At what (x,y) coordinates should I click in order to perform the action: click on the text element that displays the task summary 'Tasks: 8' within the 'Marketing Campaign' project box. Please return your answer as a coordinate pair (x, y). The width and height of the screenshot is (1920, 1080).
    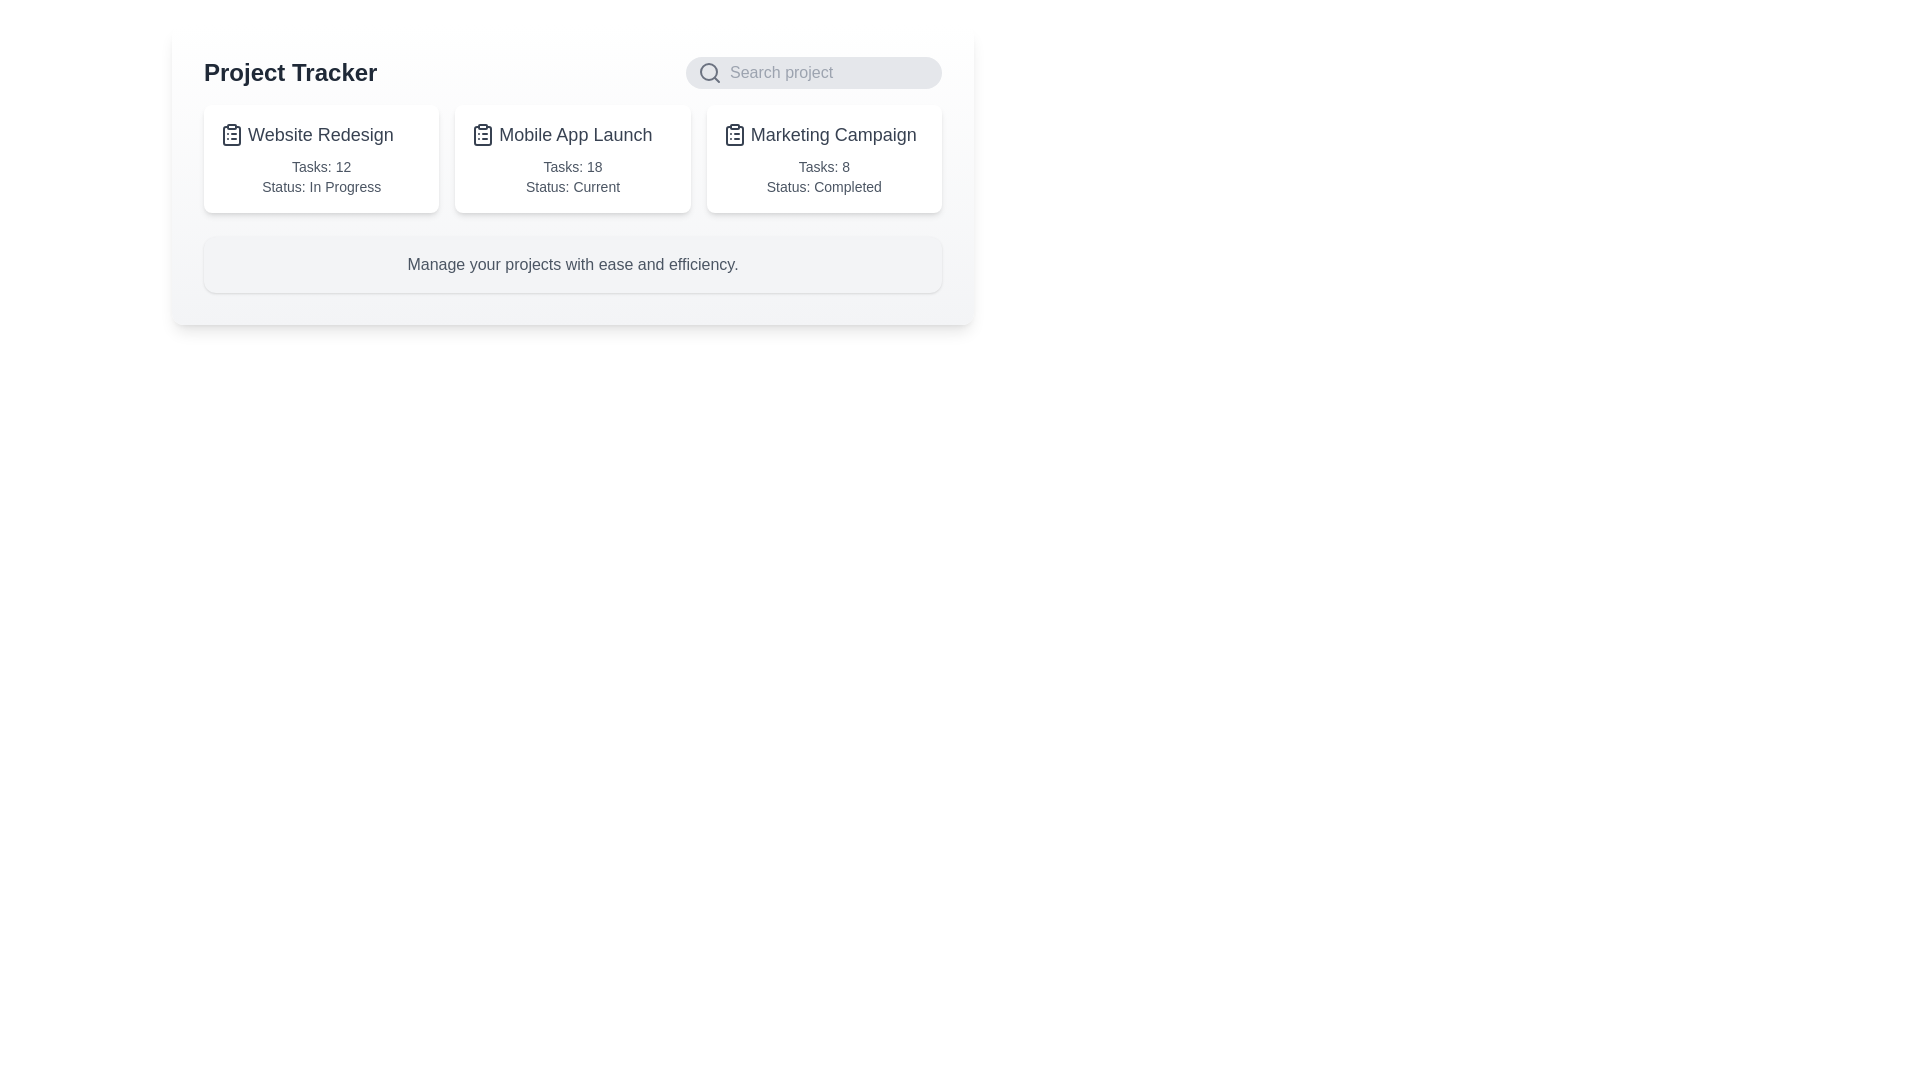
    Looking at the image, I should click on (824, 165).